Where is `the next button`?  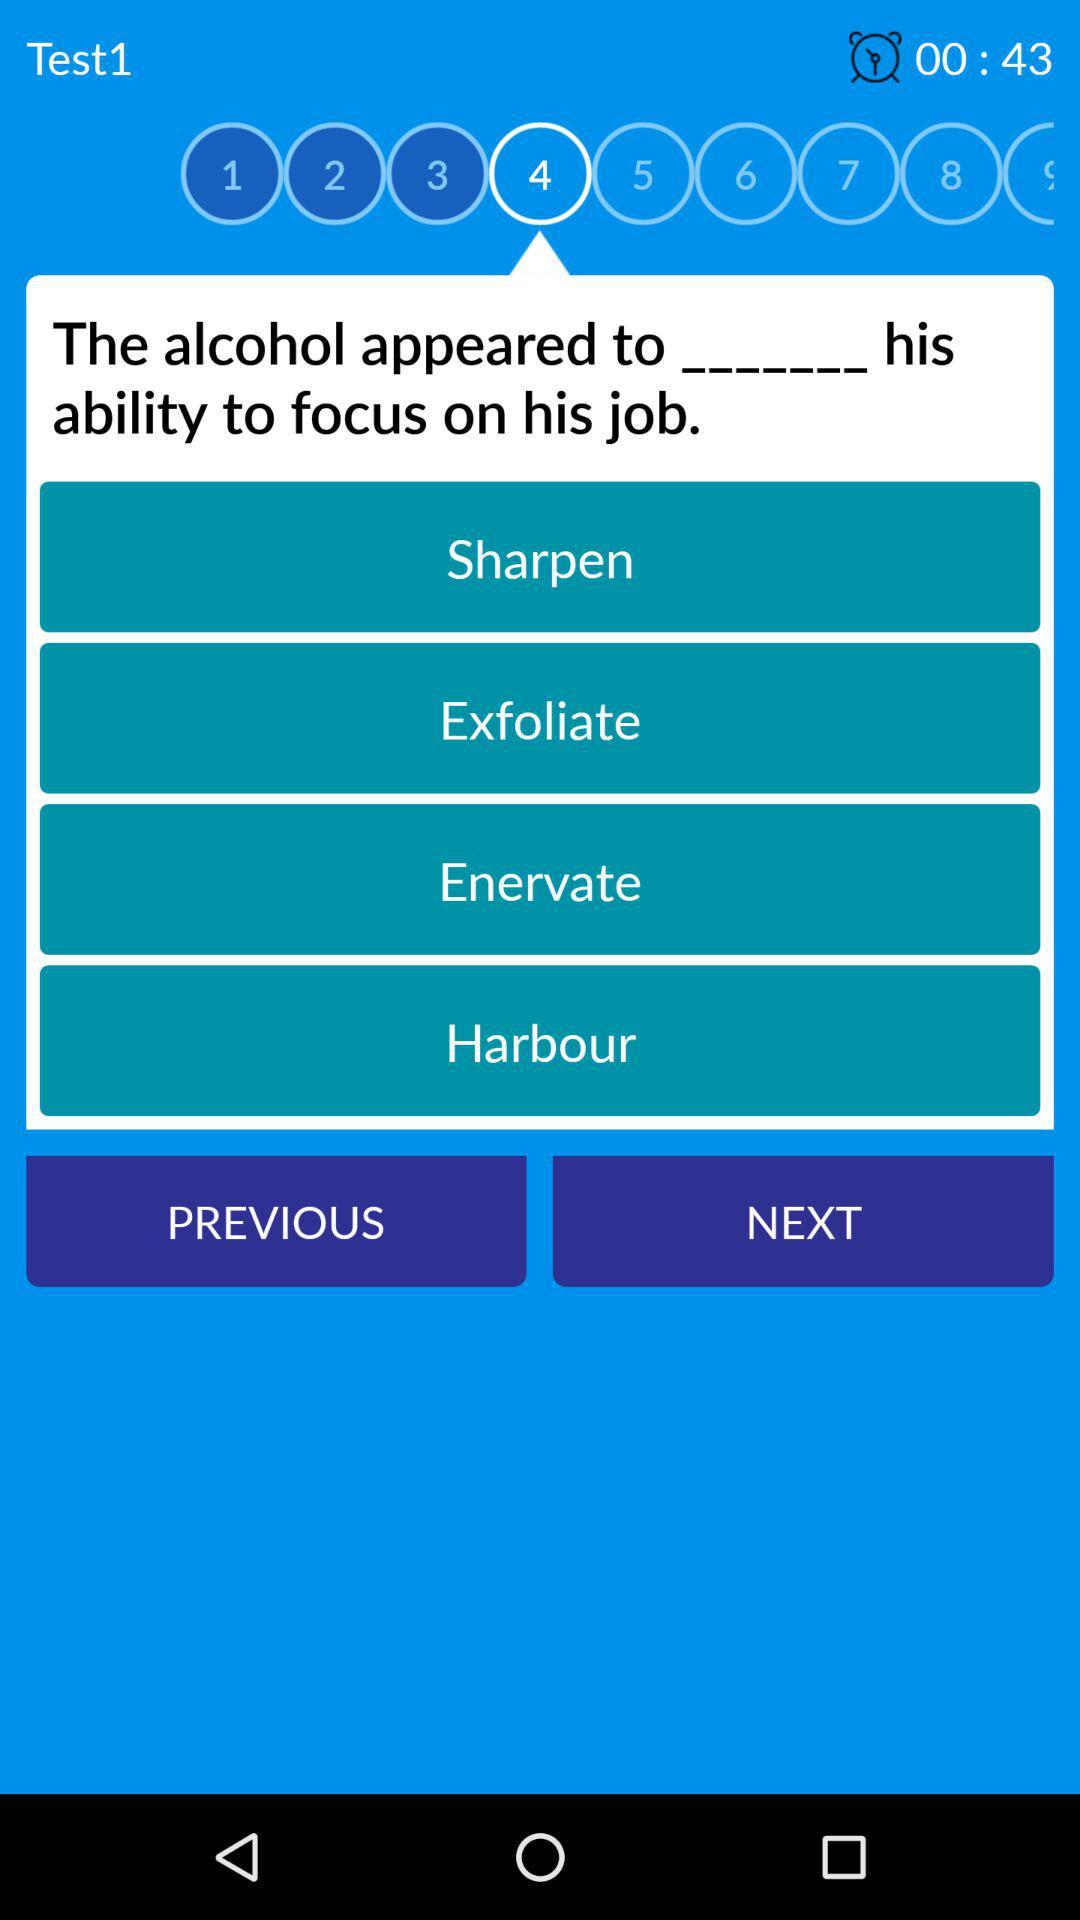
the next button is located at coordinates (802, 1220).